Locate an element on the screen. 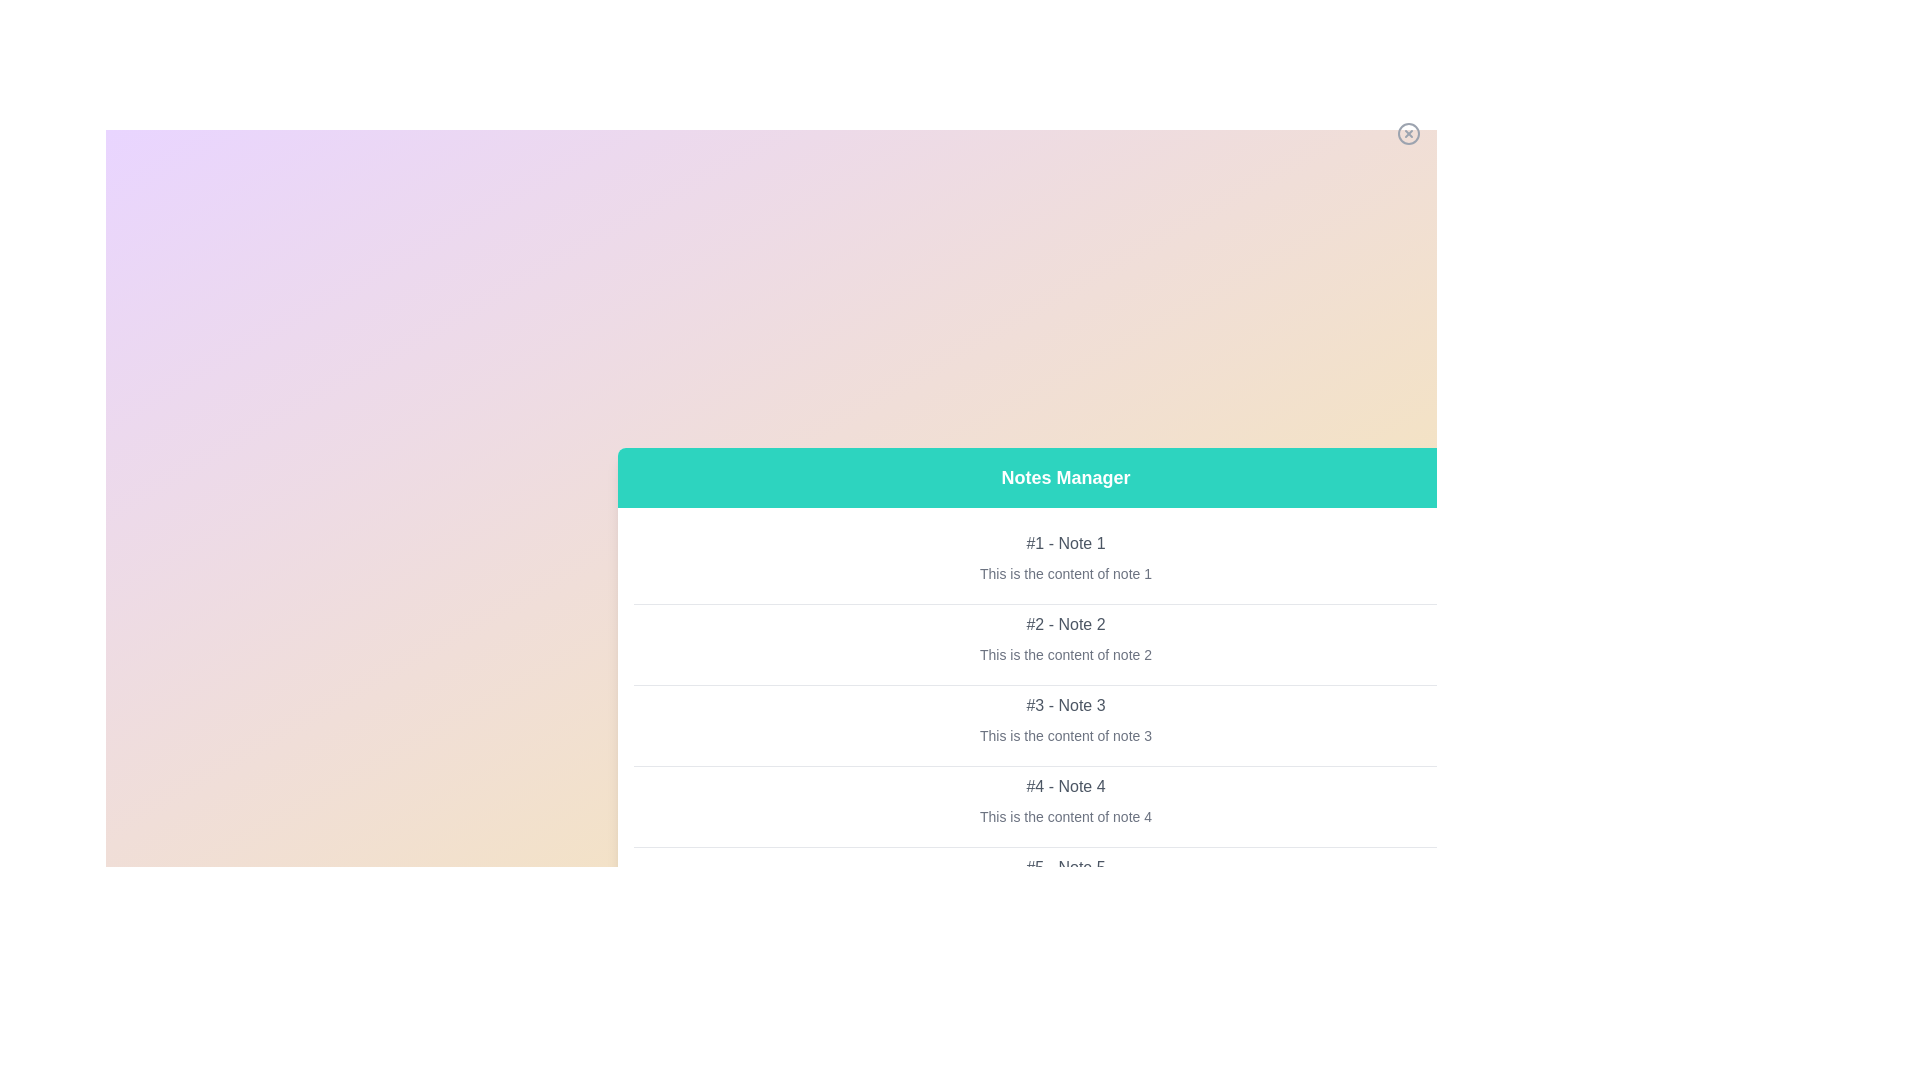  the close button is located at coordinates (1408, 134).